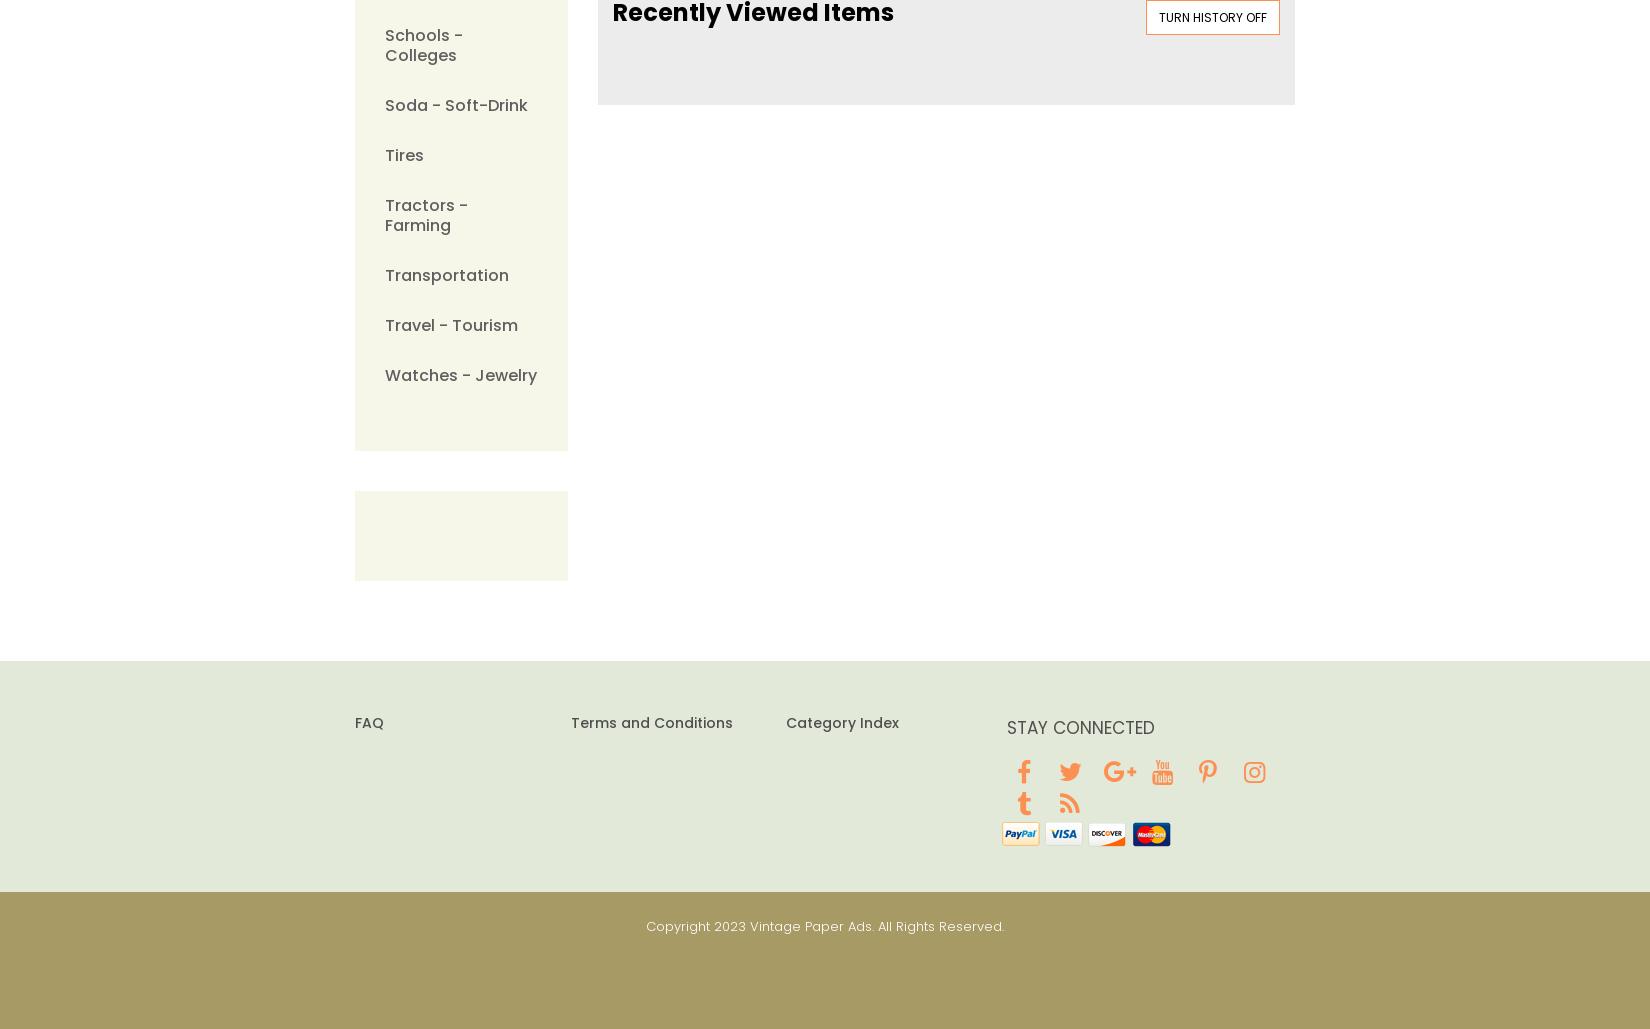  Describe the element at coordinates (858, 925) in the screenshot. I see `'2023 Vintage Paper Ads. All Rights Reserved.'` at that location.